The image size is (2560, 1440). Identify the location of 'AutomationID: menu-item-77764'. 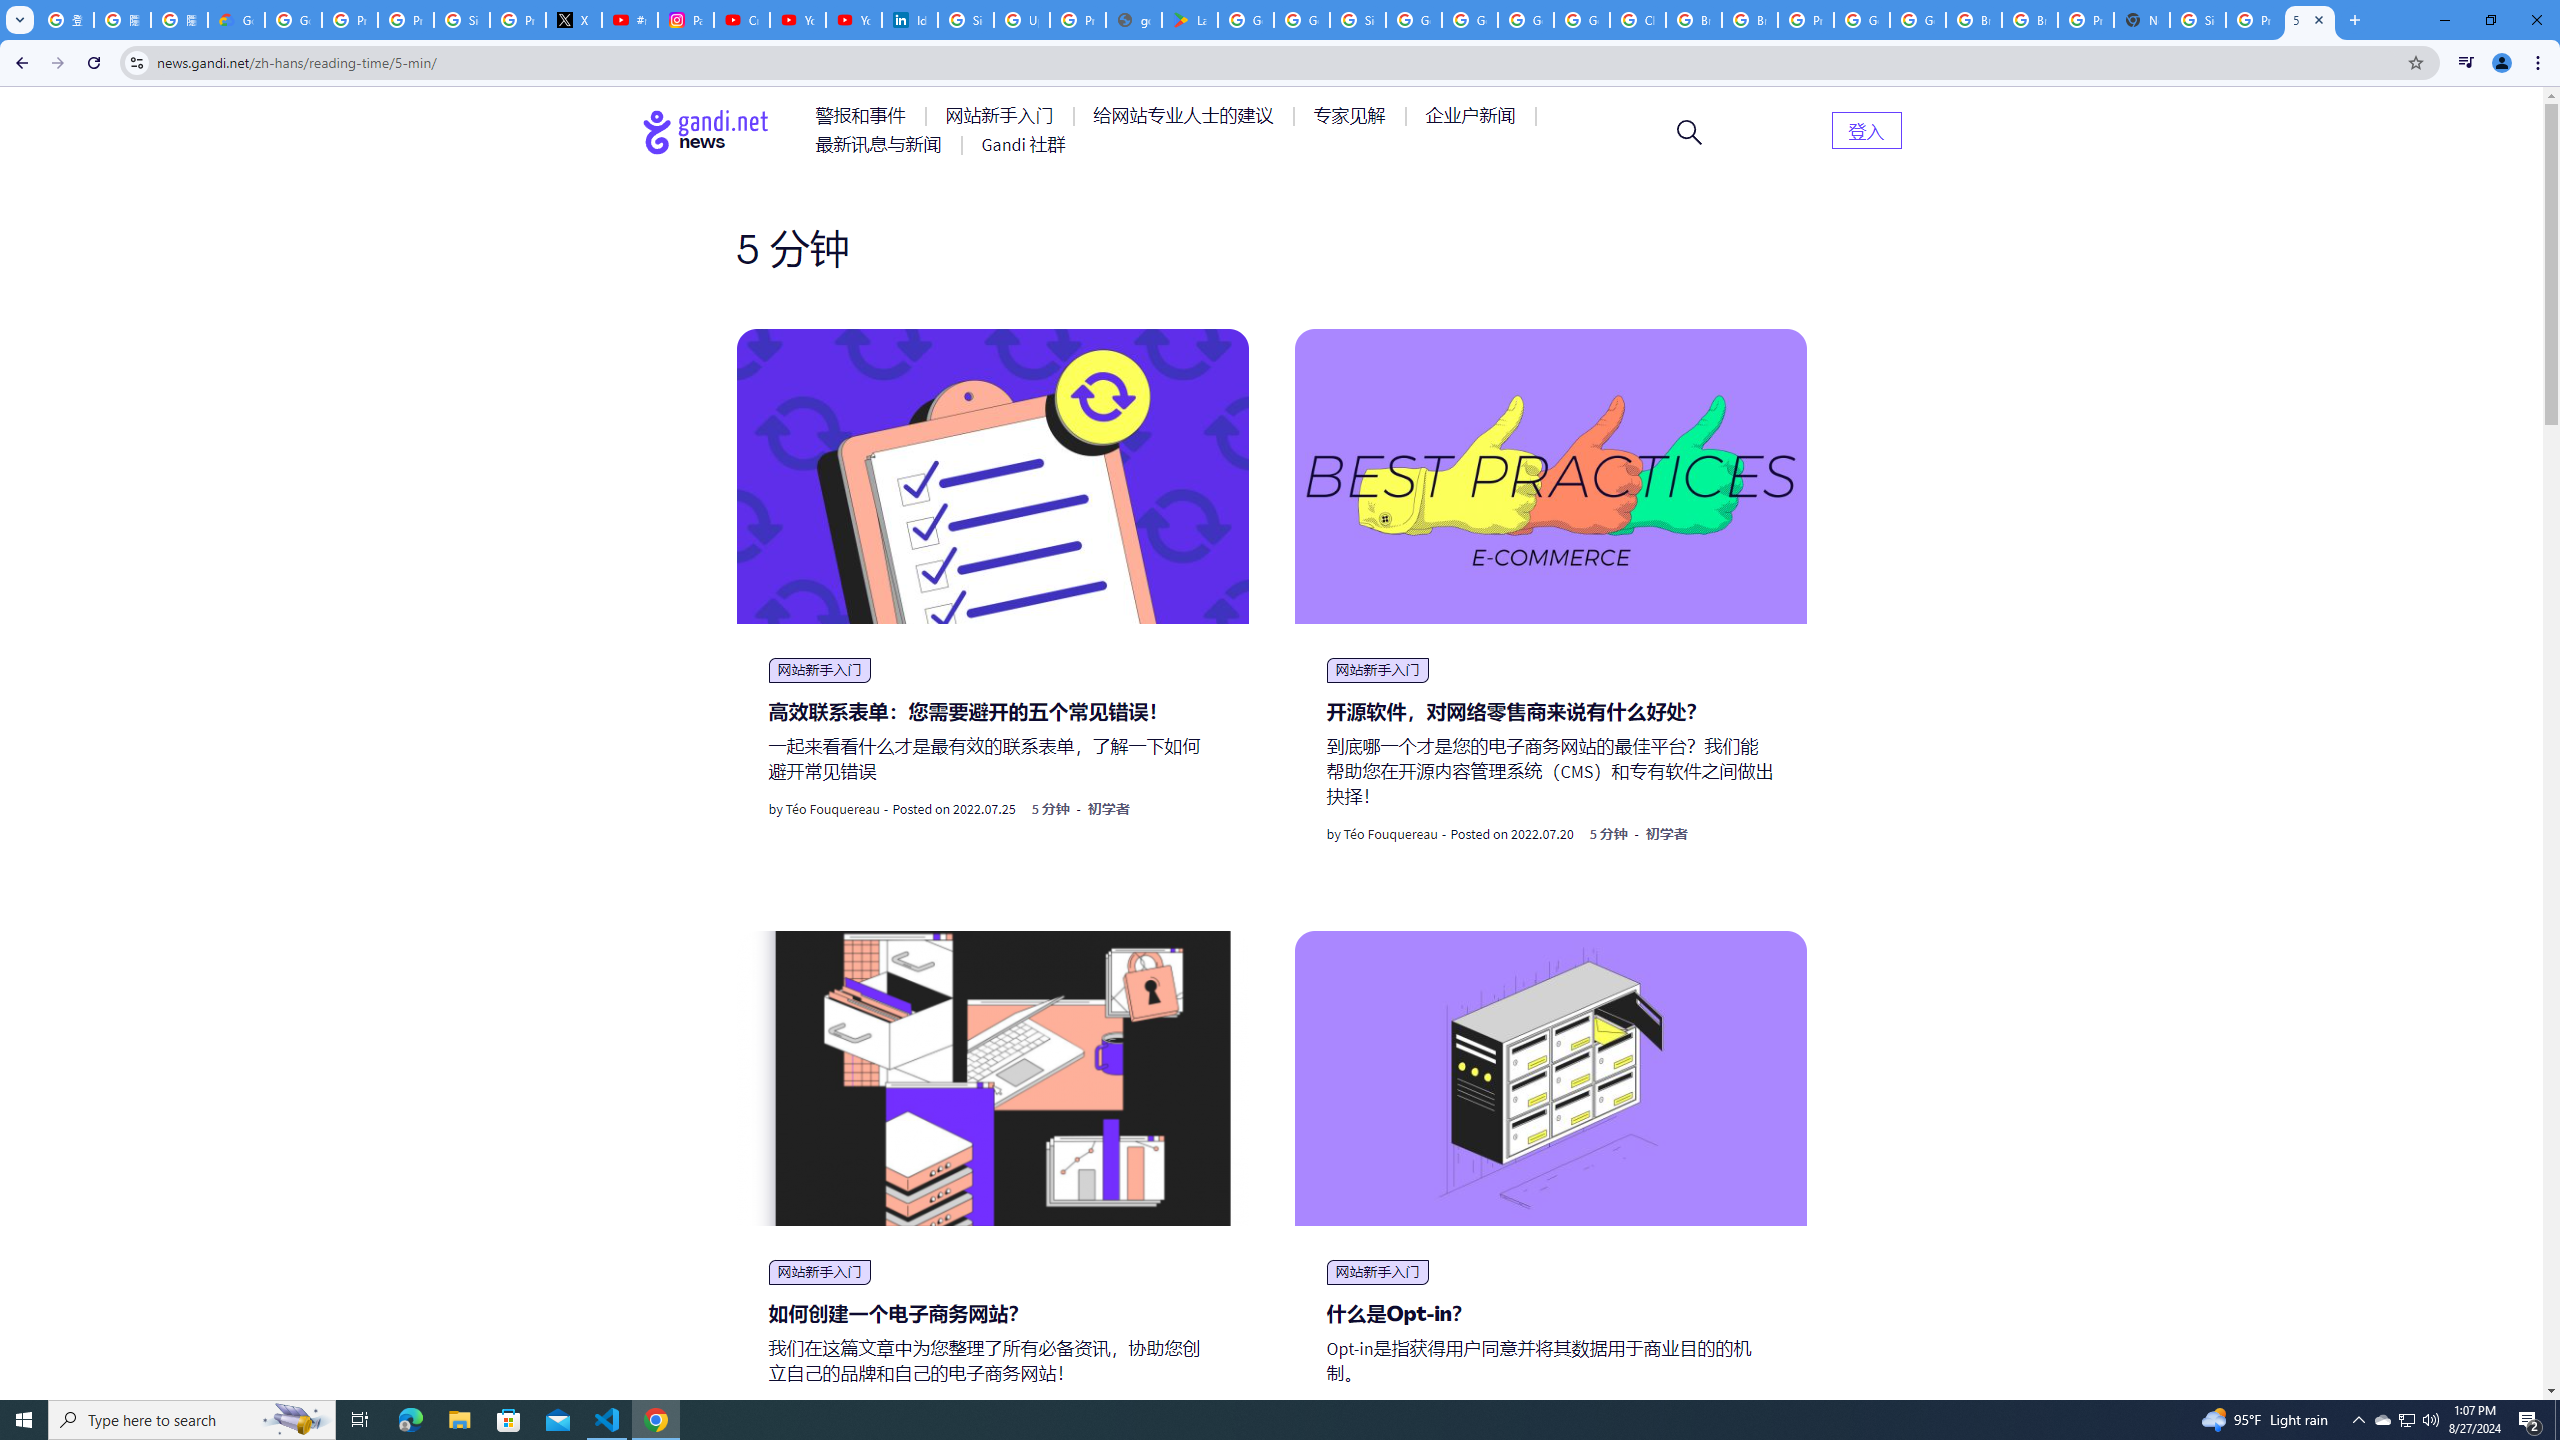
(1352, 114).